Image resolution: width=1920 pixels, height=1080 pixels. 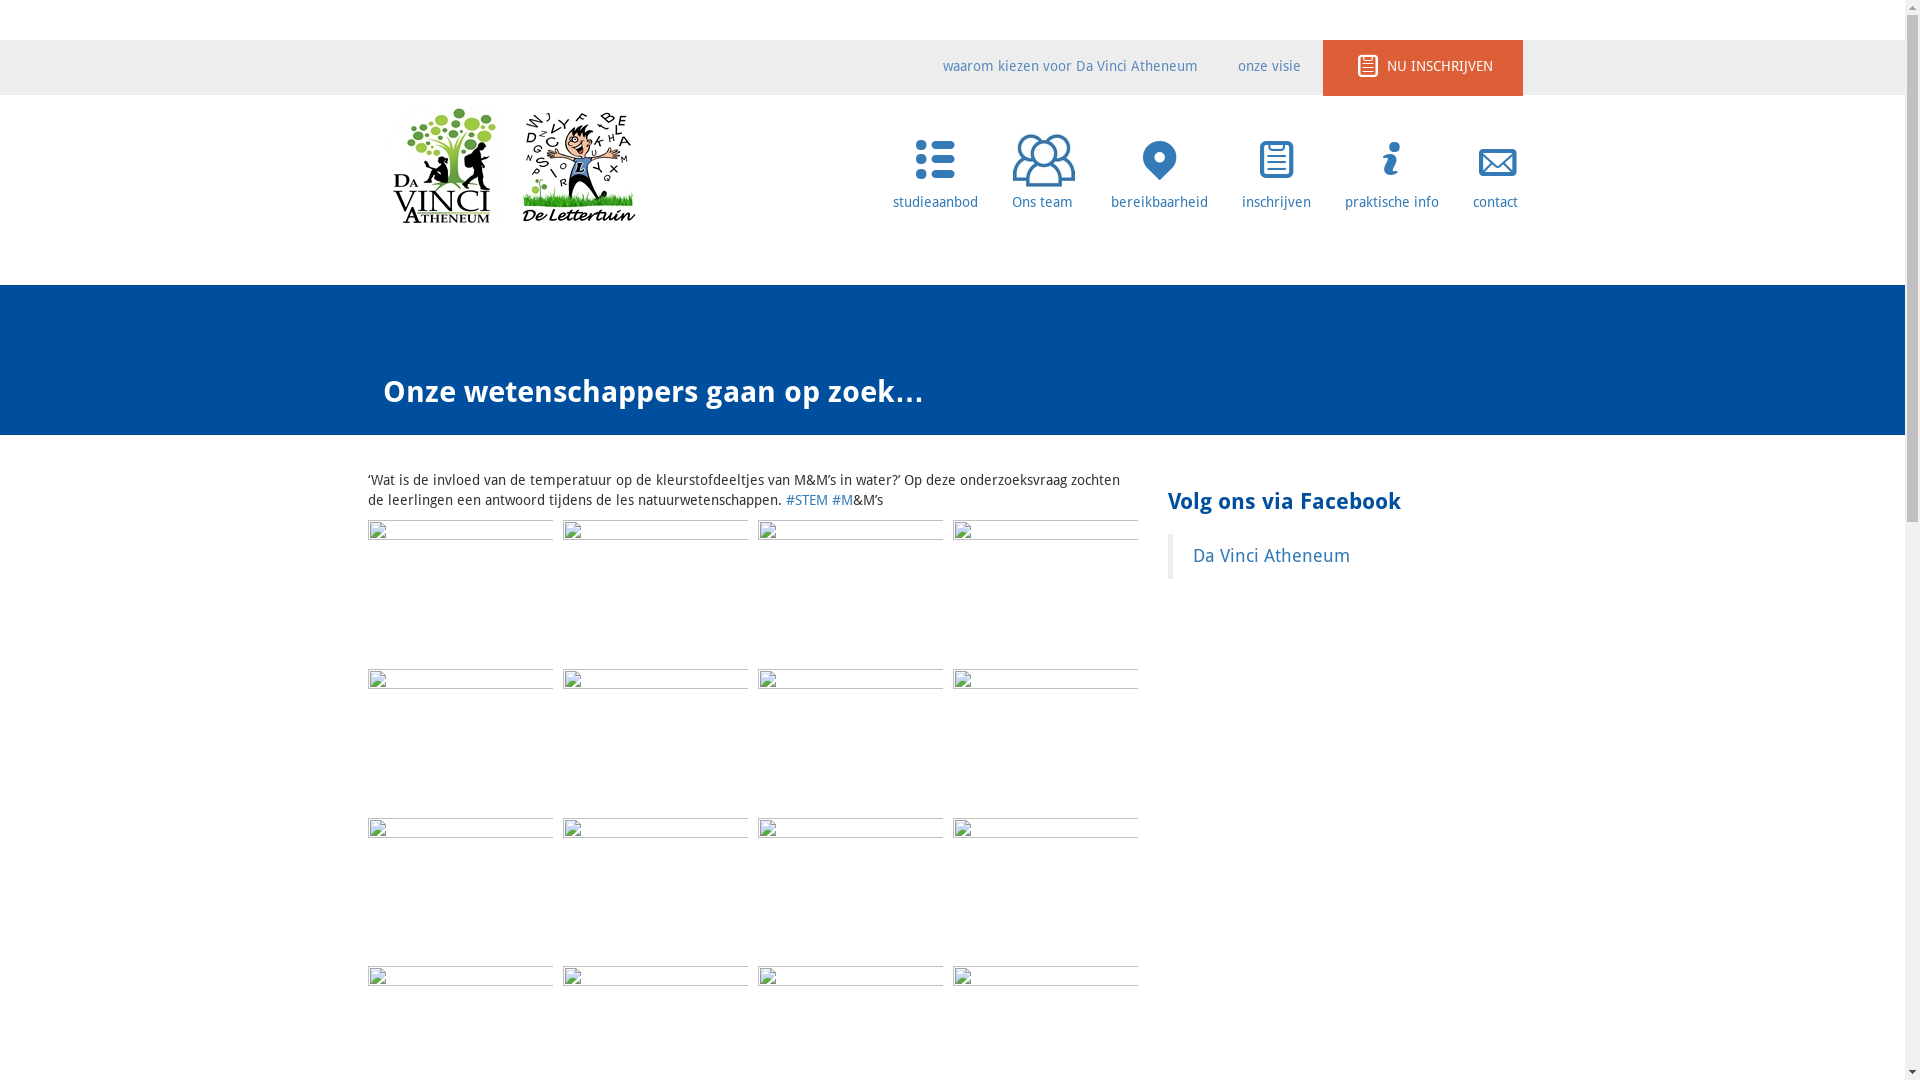 I want to click on 'bereikbaarheid', so click(x=1158, y=164).